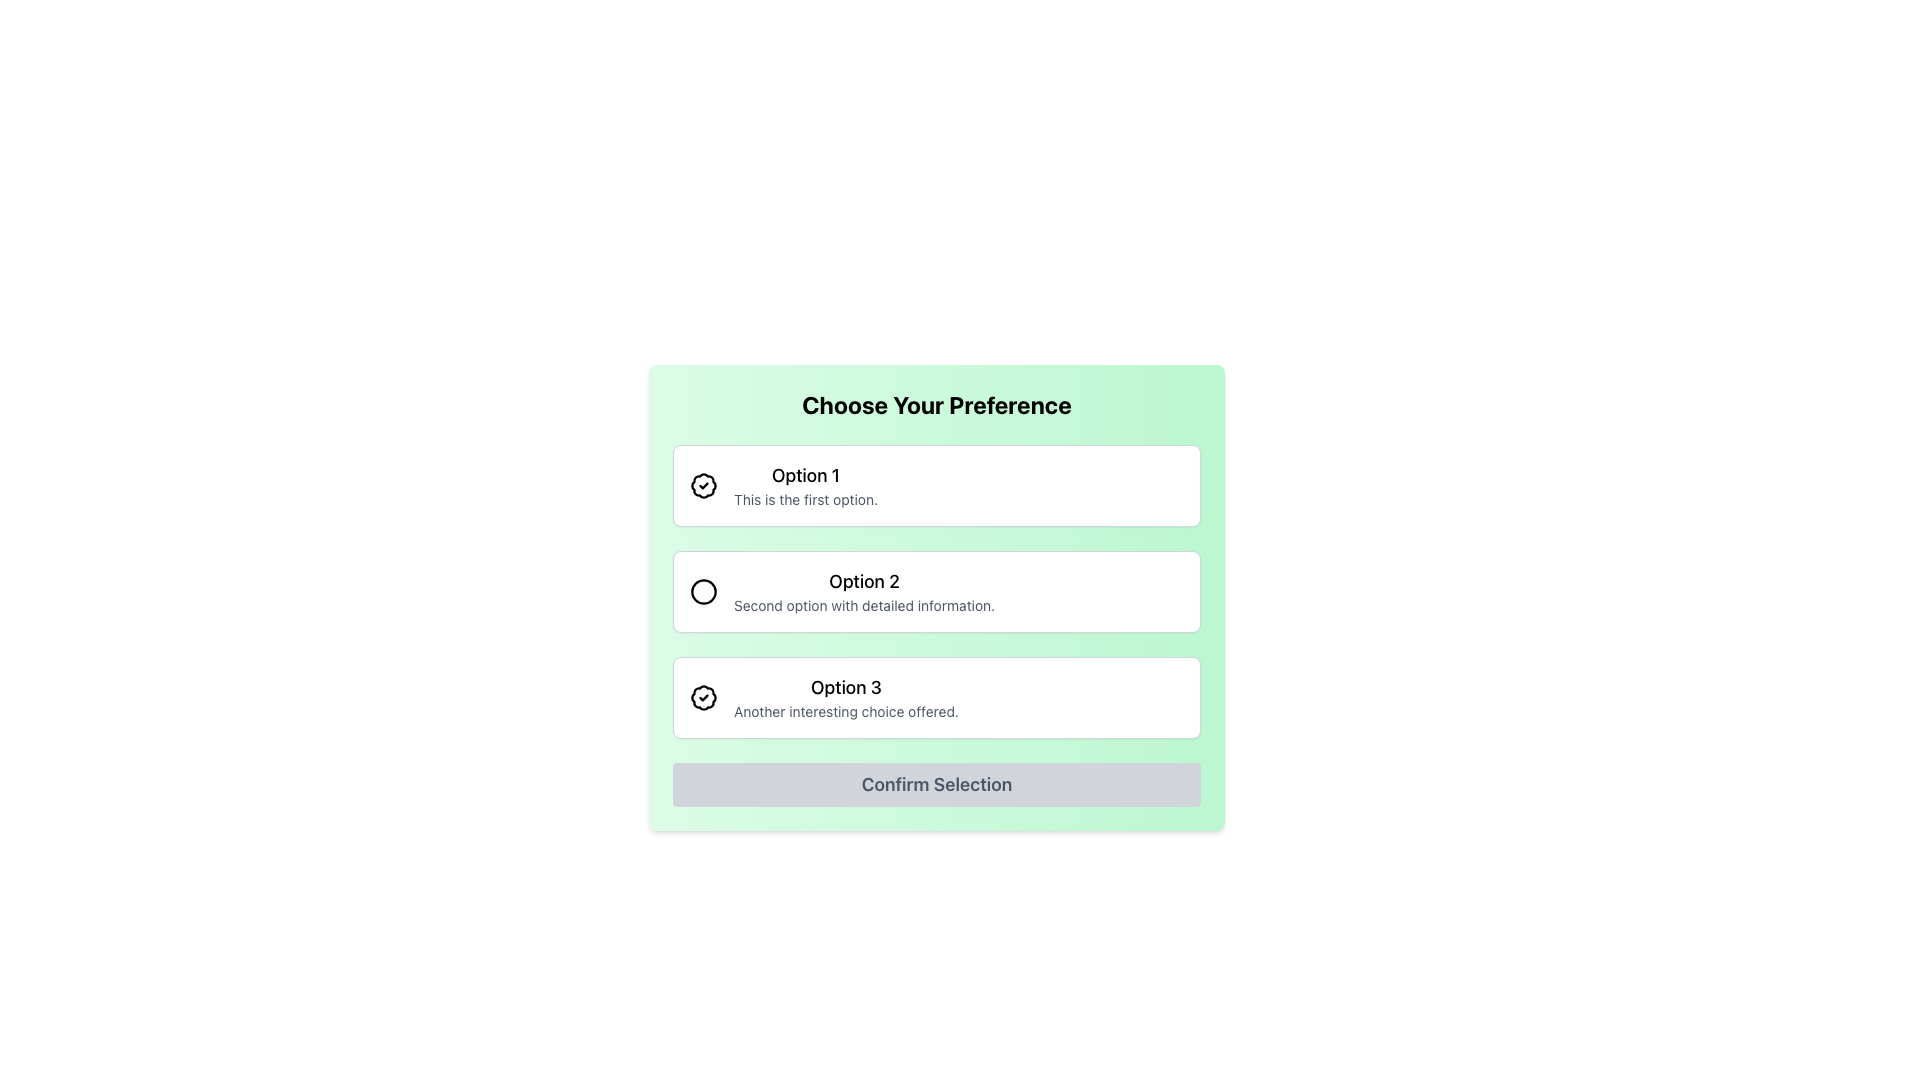 This screenshot has width=1920, height=1080. What do you see at coordinates (864, 582) in the screenshot?
I see `the 'Option 2' text label, which is a header-like text styled with a noticeable font size and medium weight, located in the second option block within a list of options` at bounding box center [864, 582].